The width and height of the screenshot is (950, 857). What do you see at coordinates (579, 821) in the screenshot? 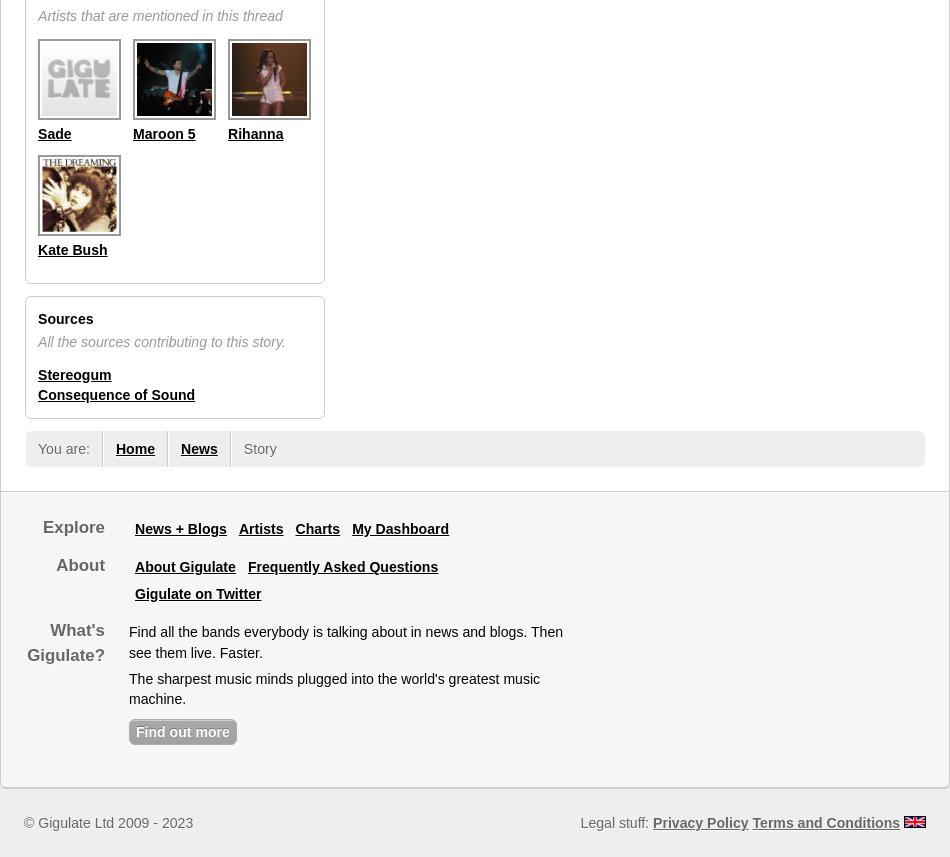
I see `'Legal stuff:'` at bounding box center [579, 821].